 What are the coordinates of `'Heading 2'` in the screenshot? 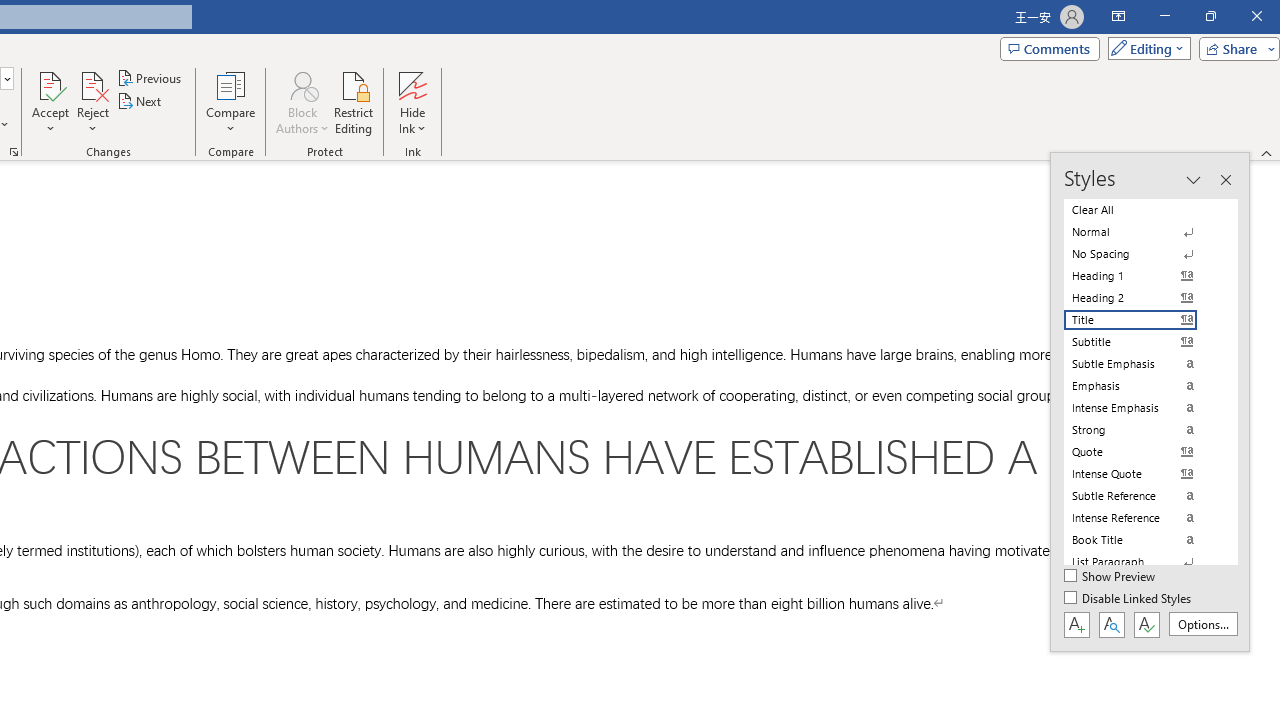 It's located at (1142, 298).